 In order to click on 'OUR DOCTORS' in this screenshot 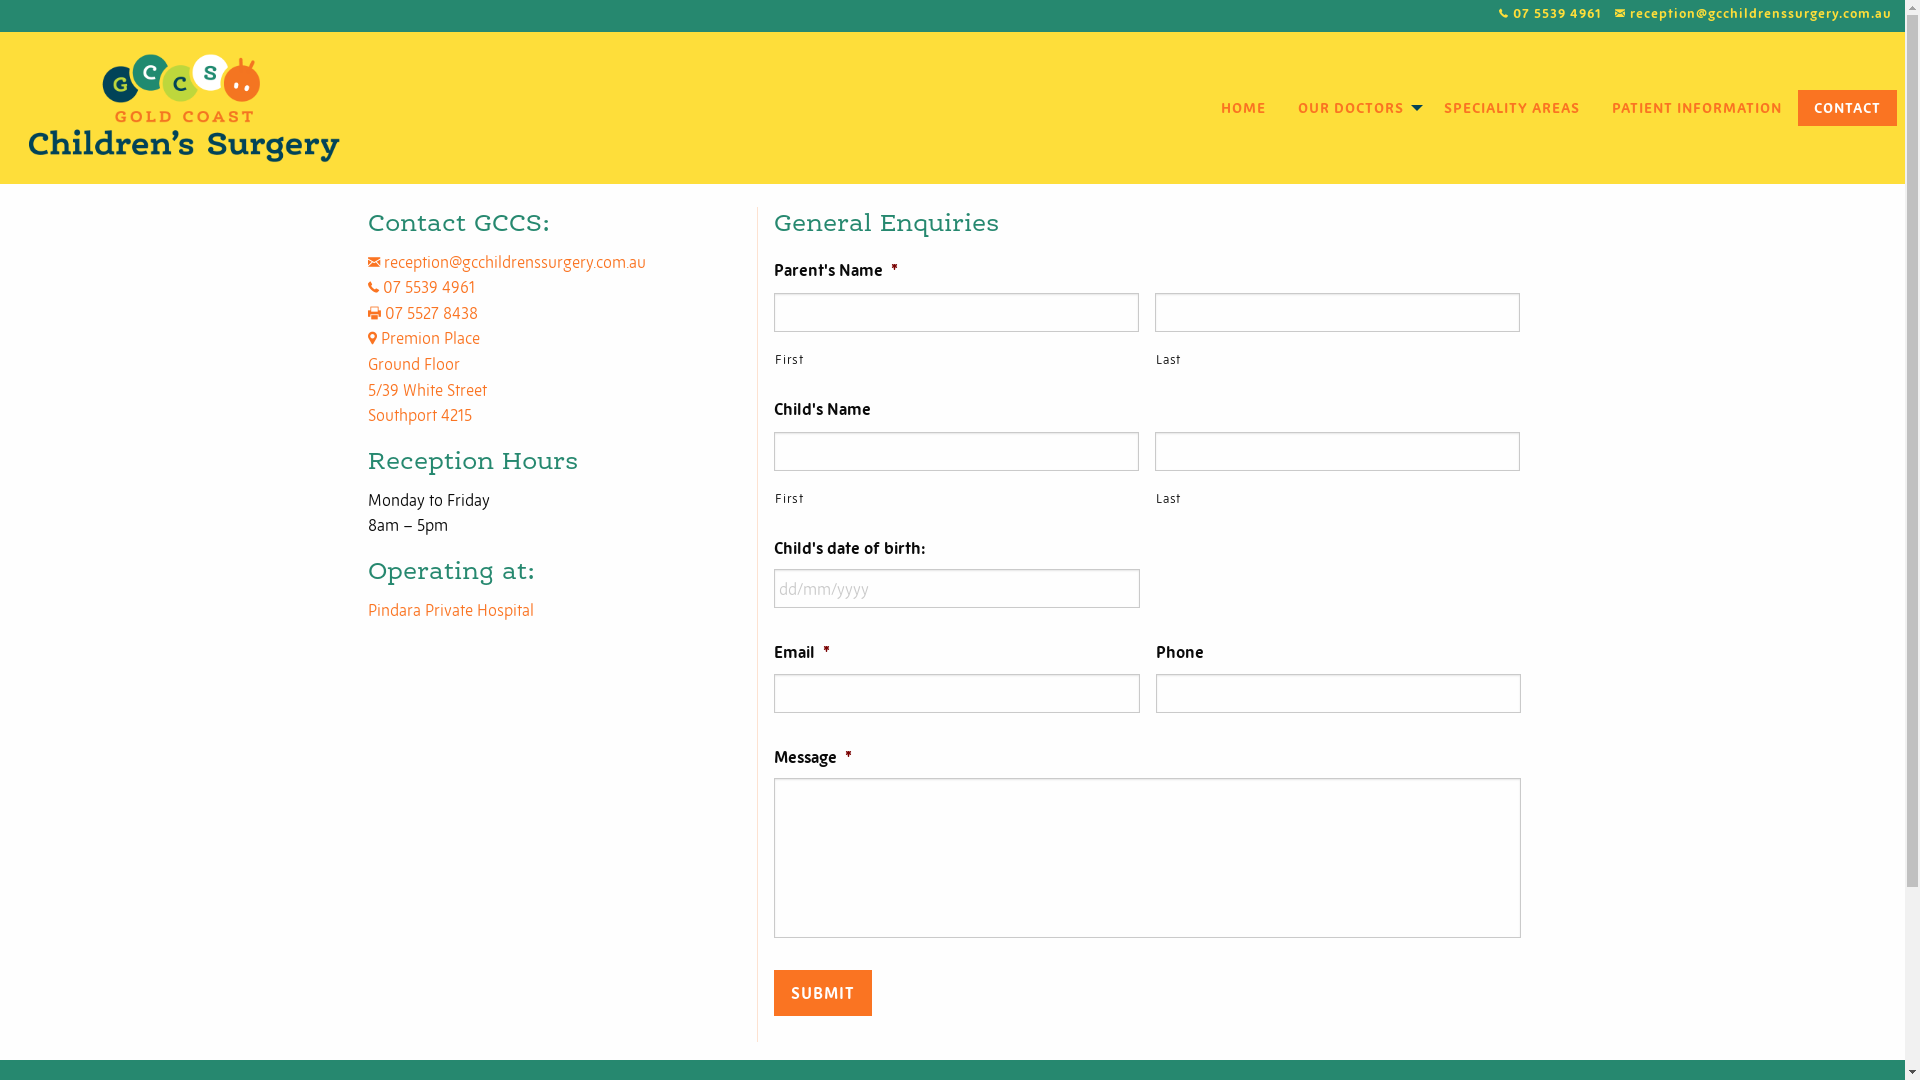, I will do `click(1354, 108)`.